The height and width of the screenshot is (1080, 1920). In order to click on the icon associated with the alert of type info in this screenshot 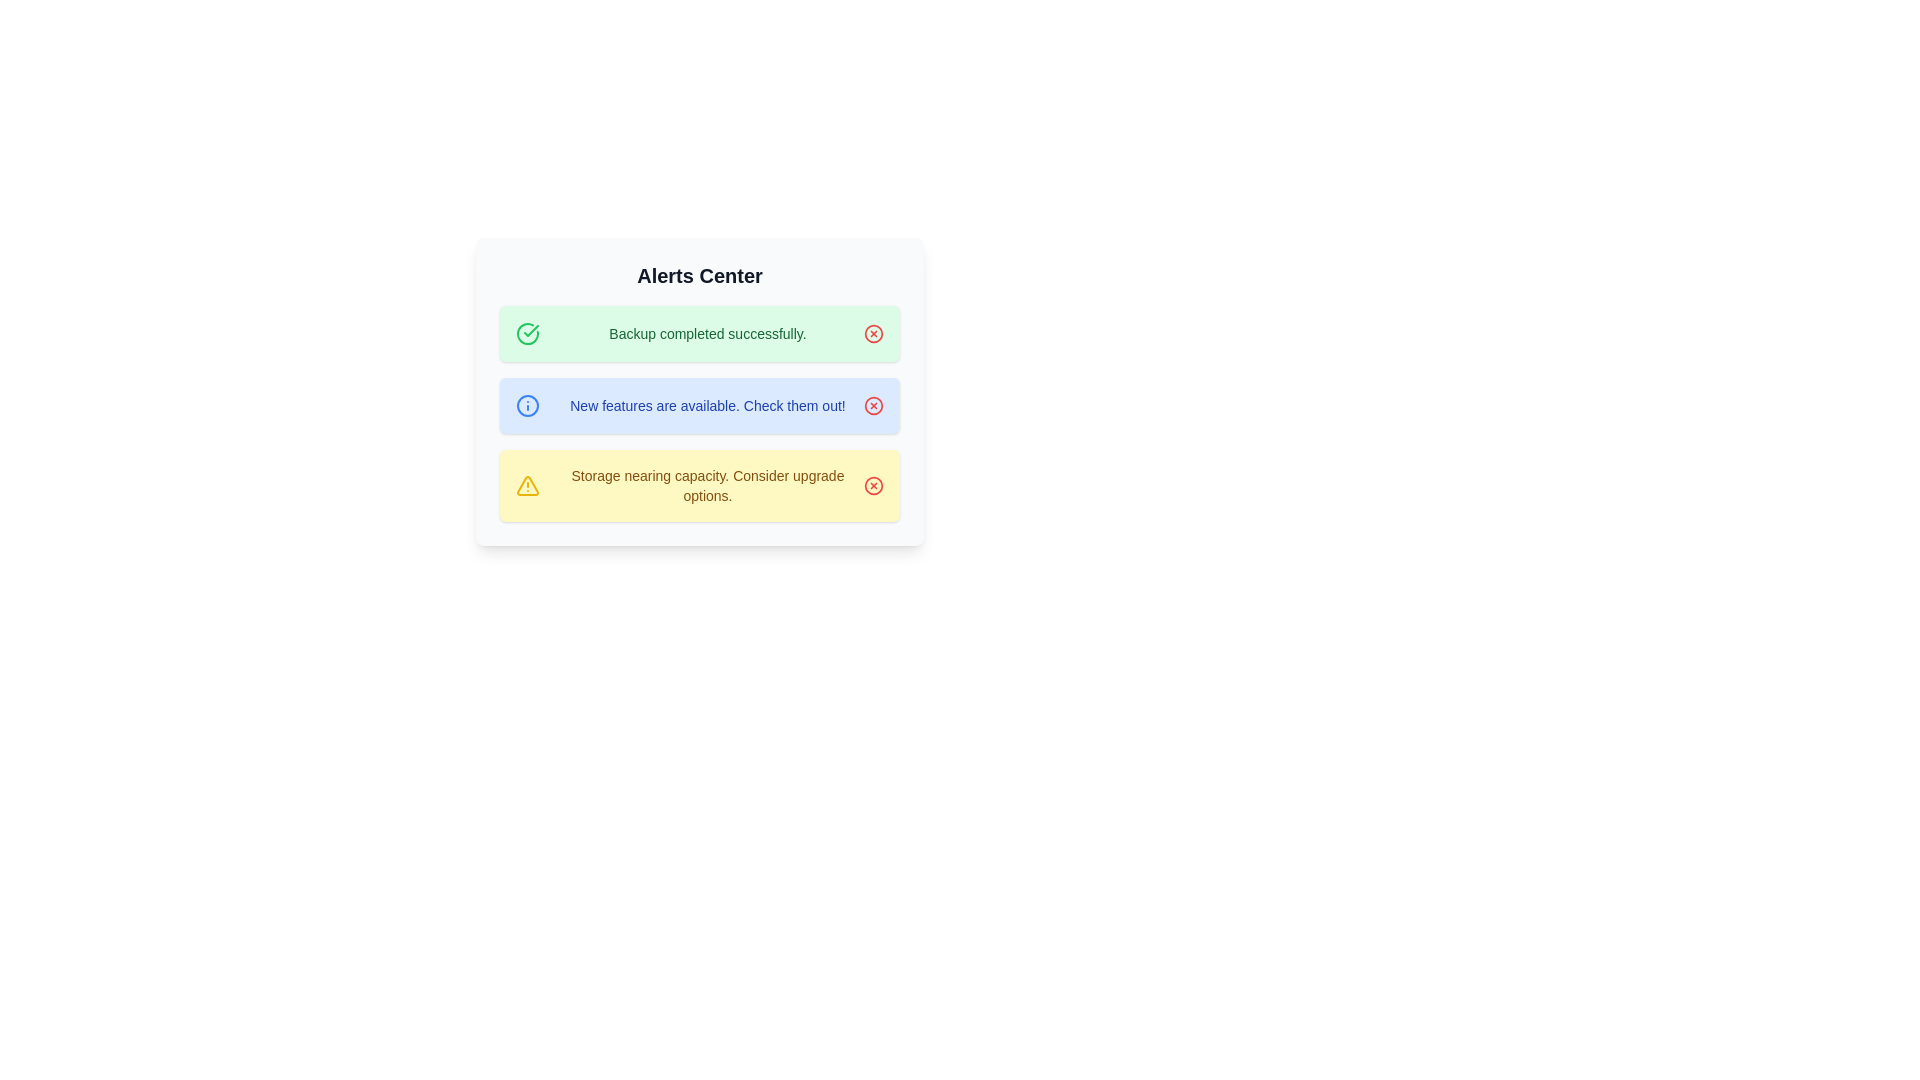, I will do `click(528, 405)`.